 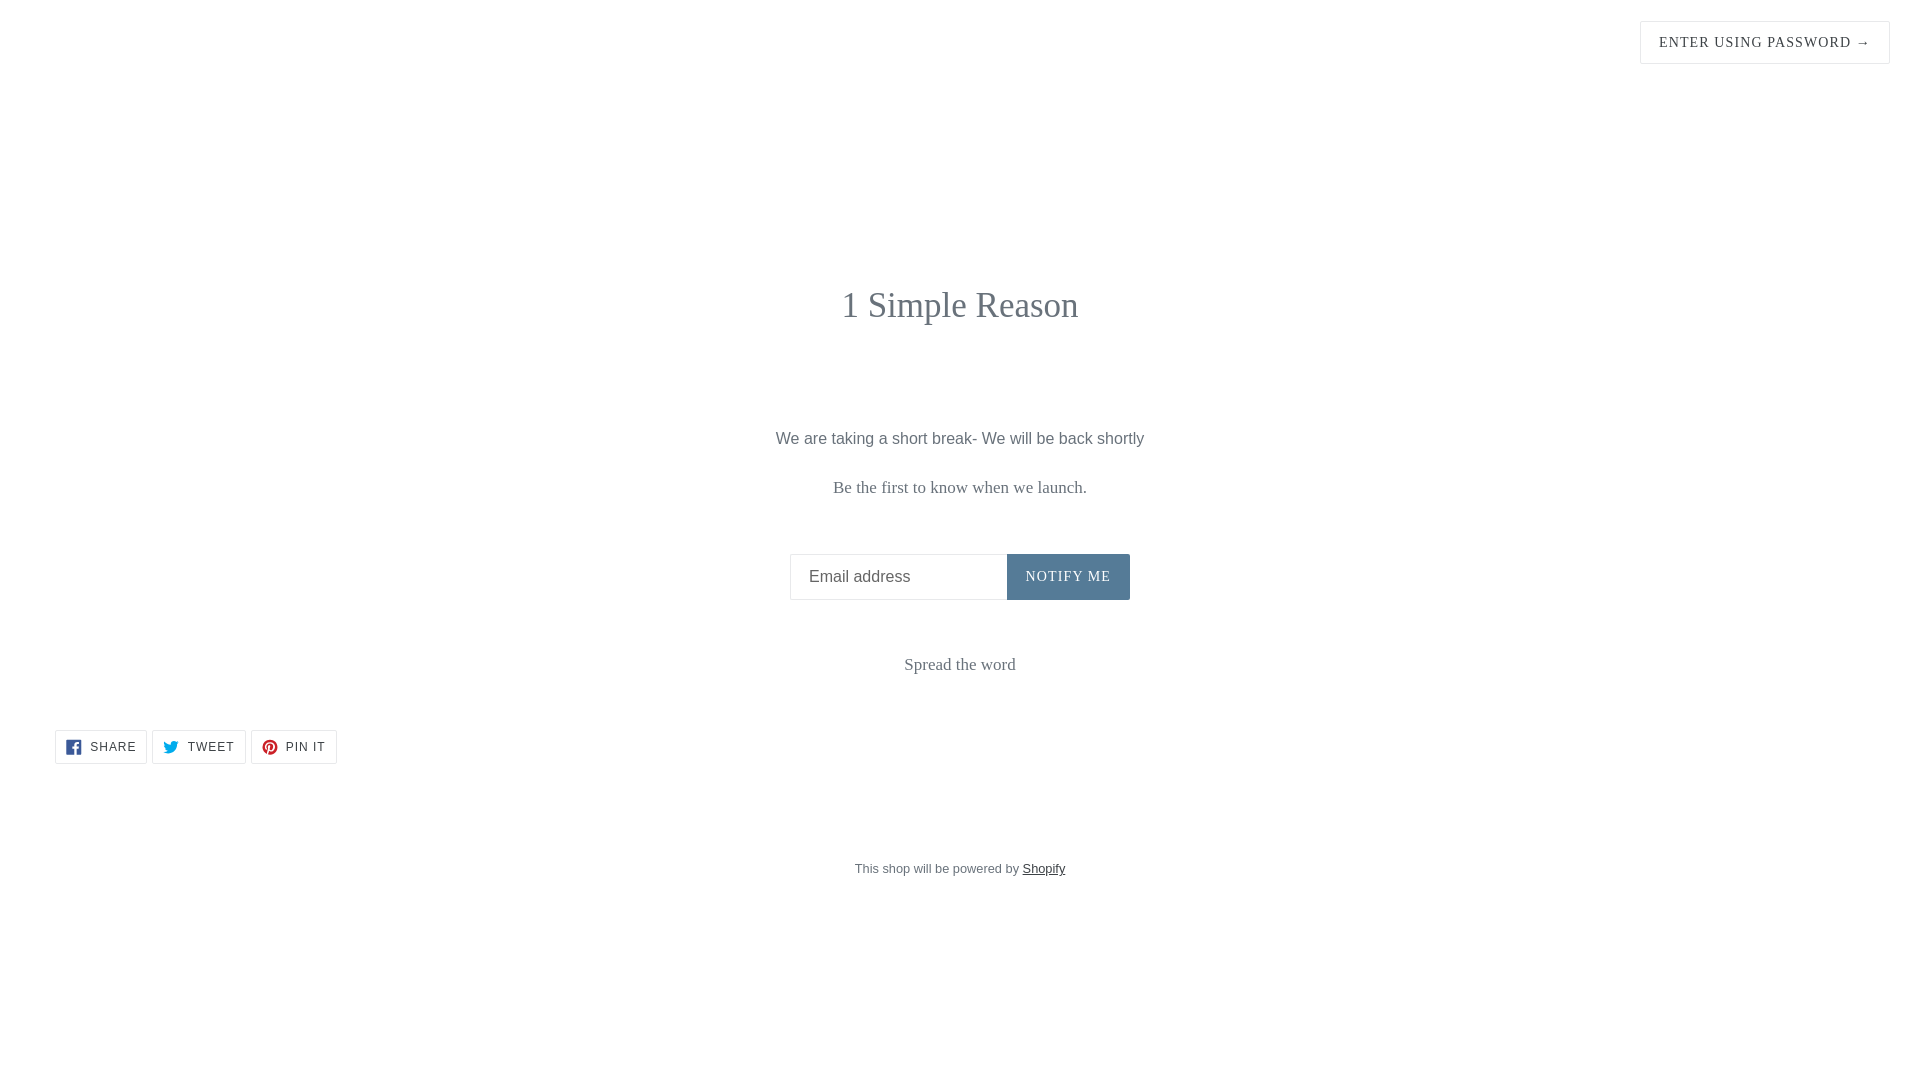 I want to click on 'PIN IT, so click(x=249, y=747).